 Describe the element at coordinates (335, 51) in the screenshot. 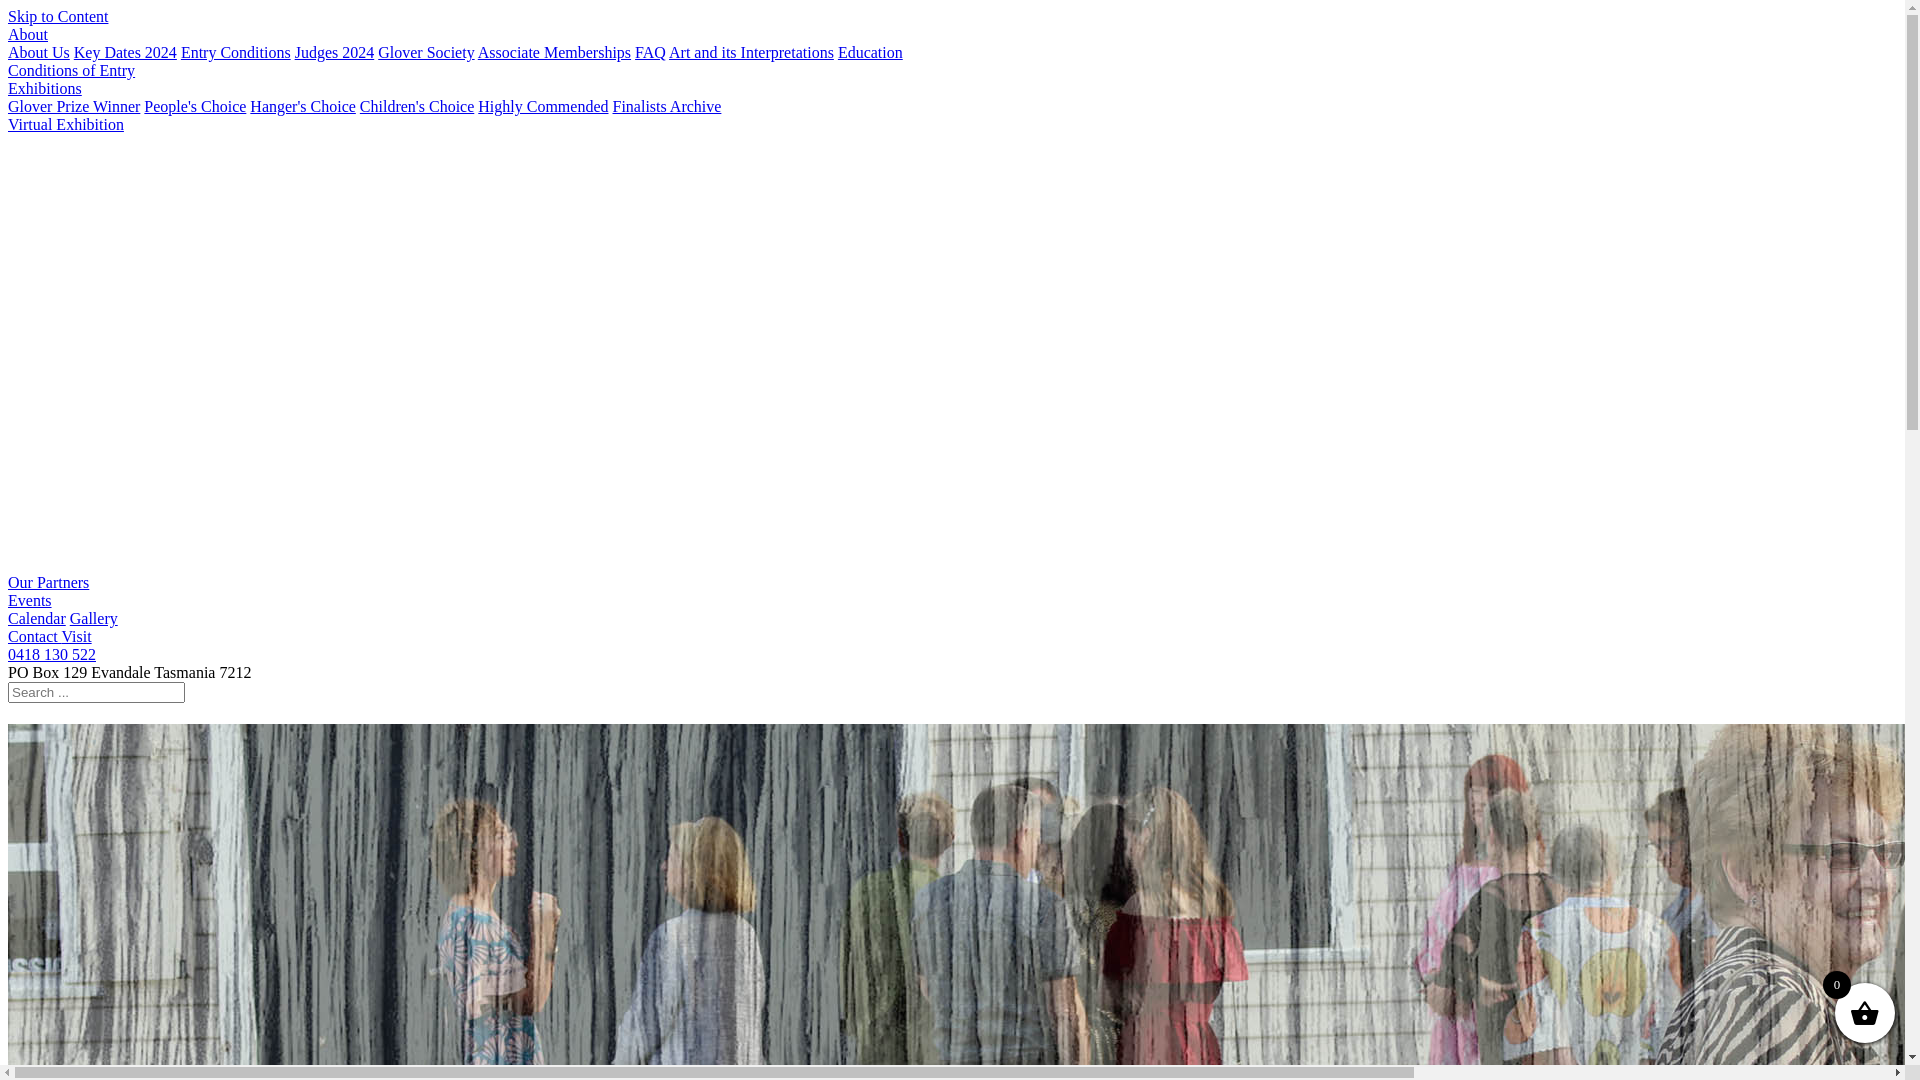

I see `'Judges 2024'` at that location.